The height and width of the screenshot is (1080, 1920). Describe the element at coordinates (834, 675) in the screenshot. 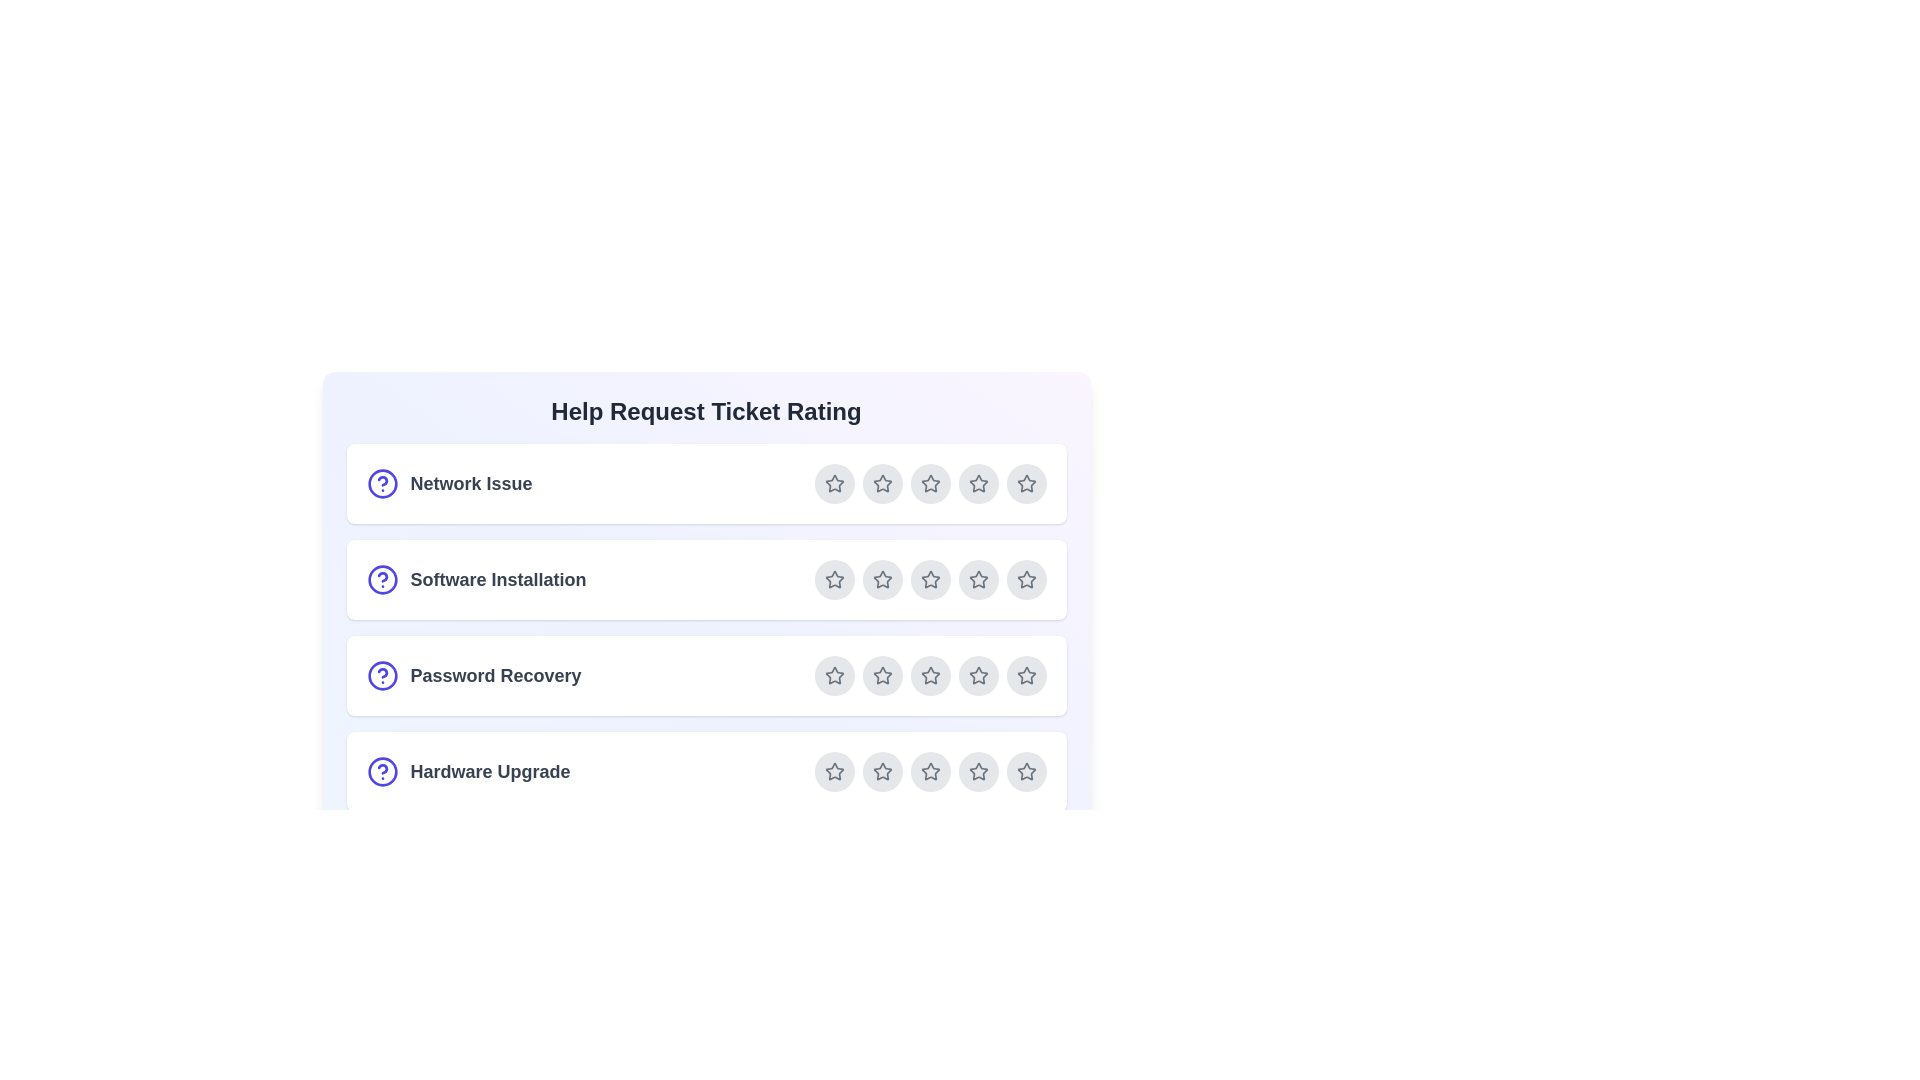

I see `the star corresponding to 1 for the ticket Password Recovery` at that location.